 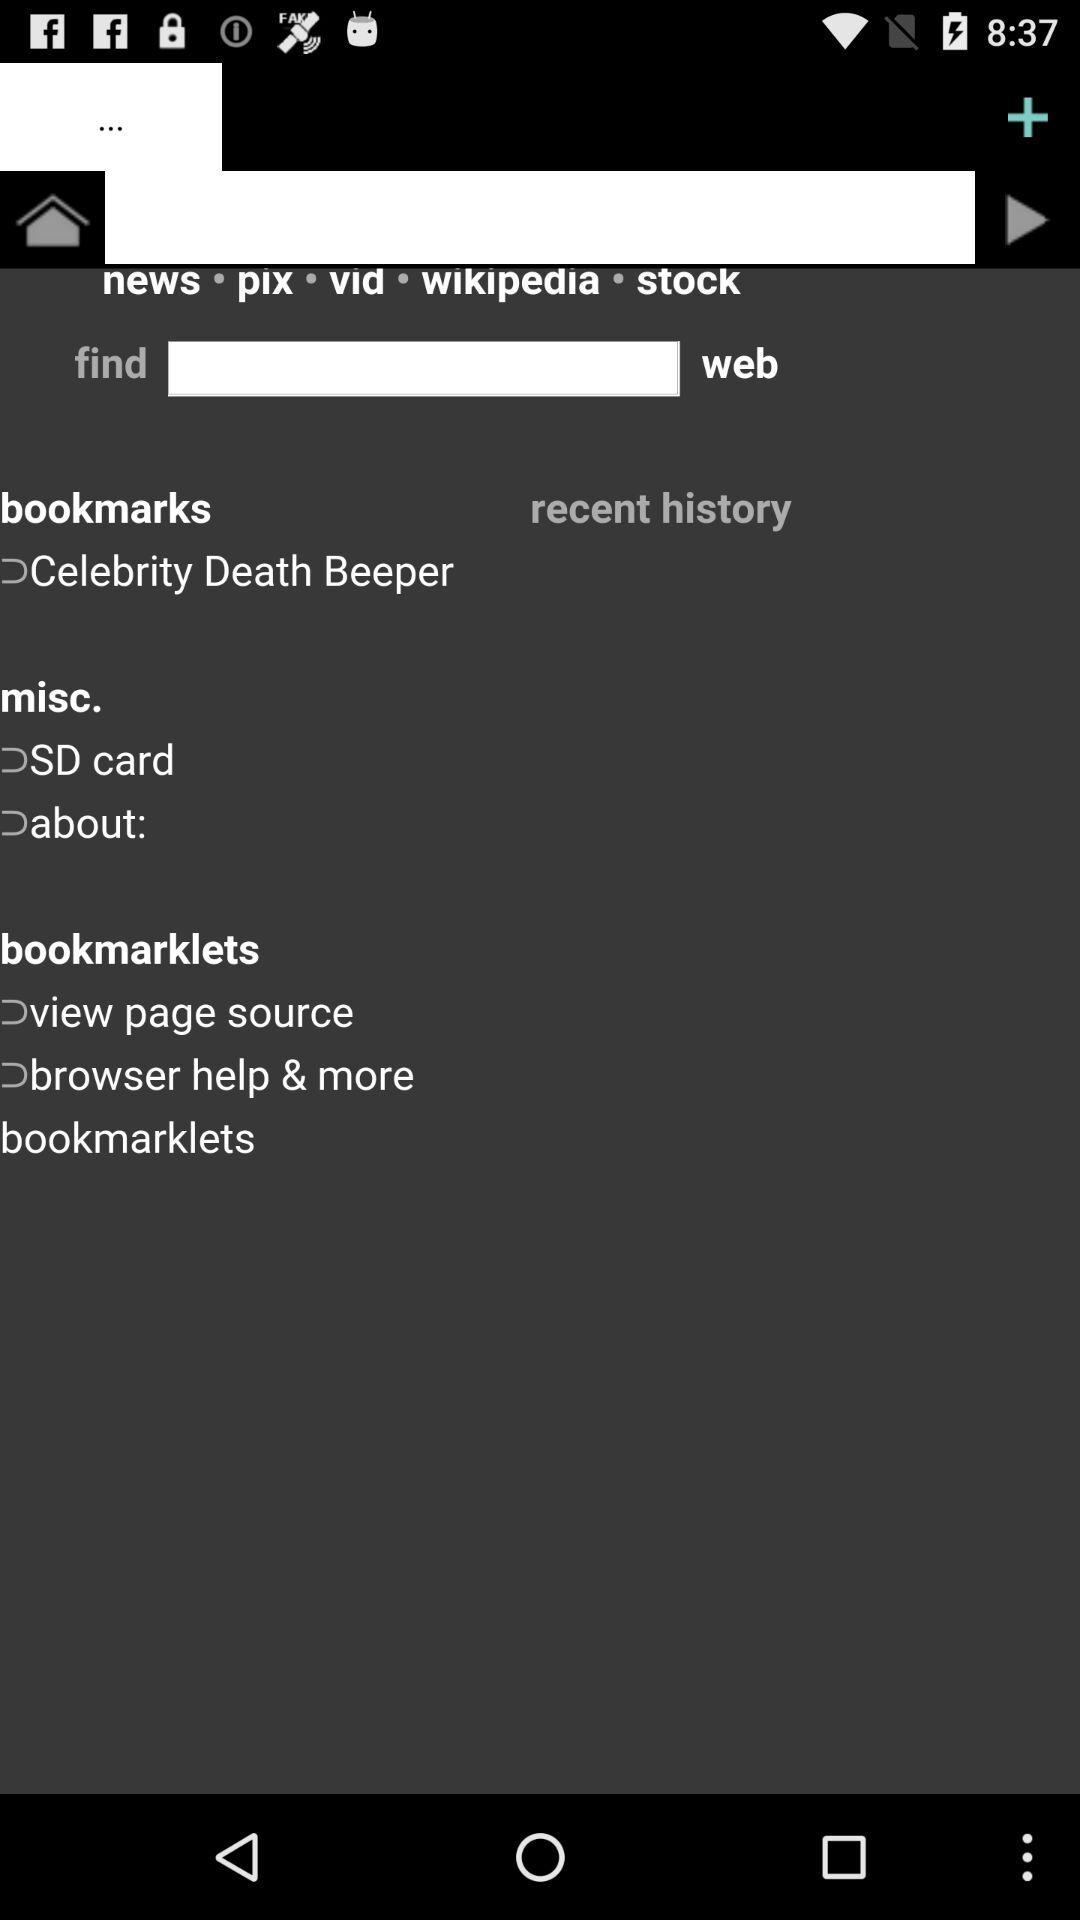 I want to click on tap to write, so click(x=540, y=217).